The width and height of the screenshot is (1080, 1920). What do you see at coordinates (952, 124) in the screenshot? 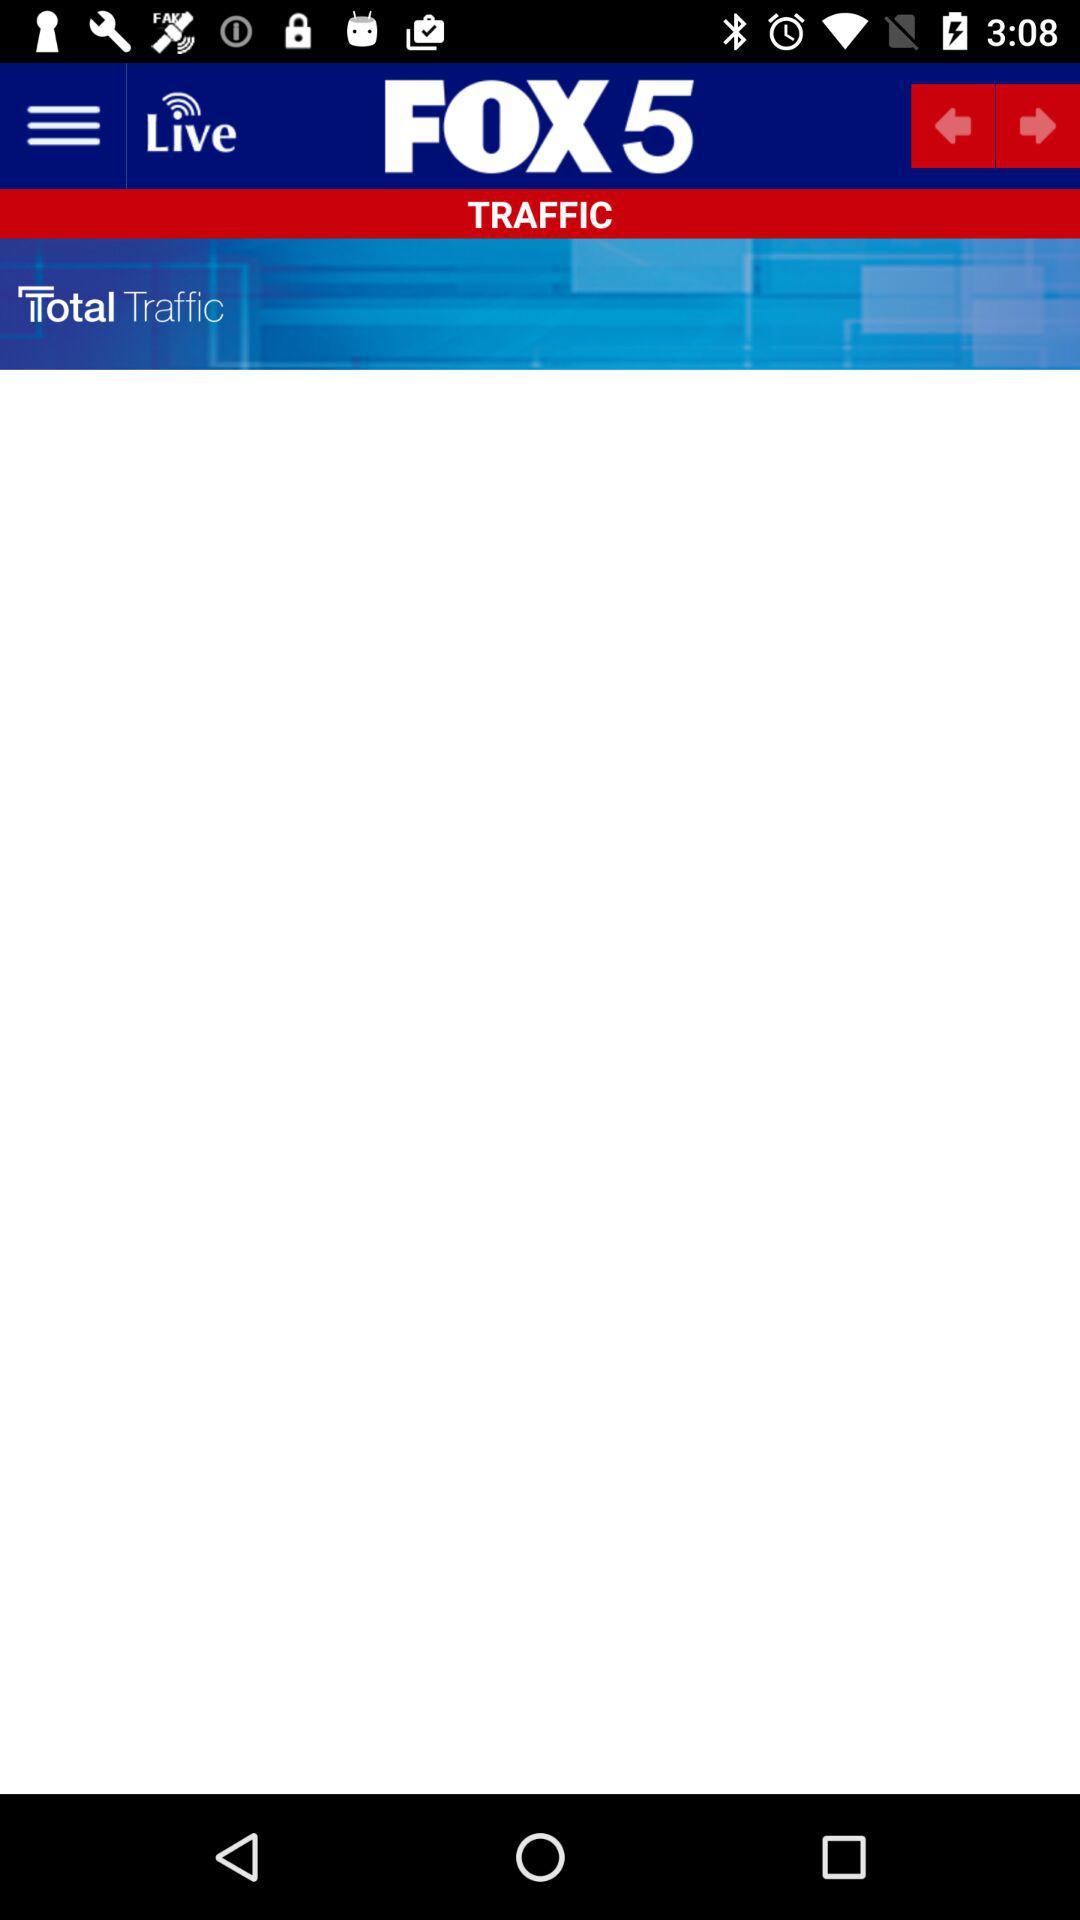
I see `the arrow_backward icon` at bounding box center [952, 124].